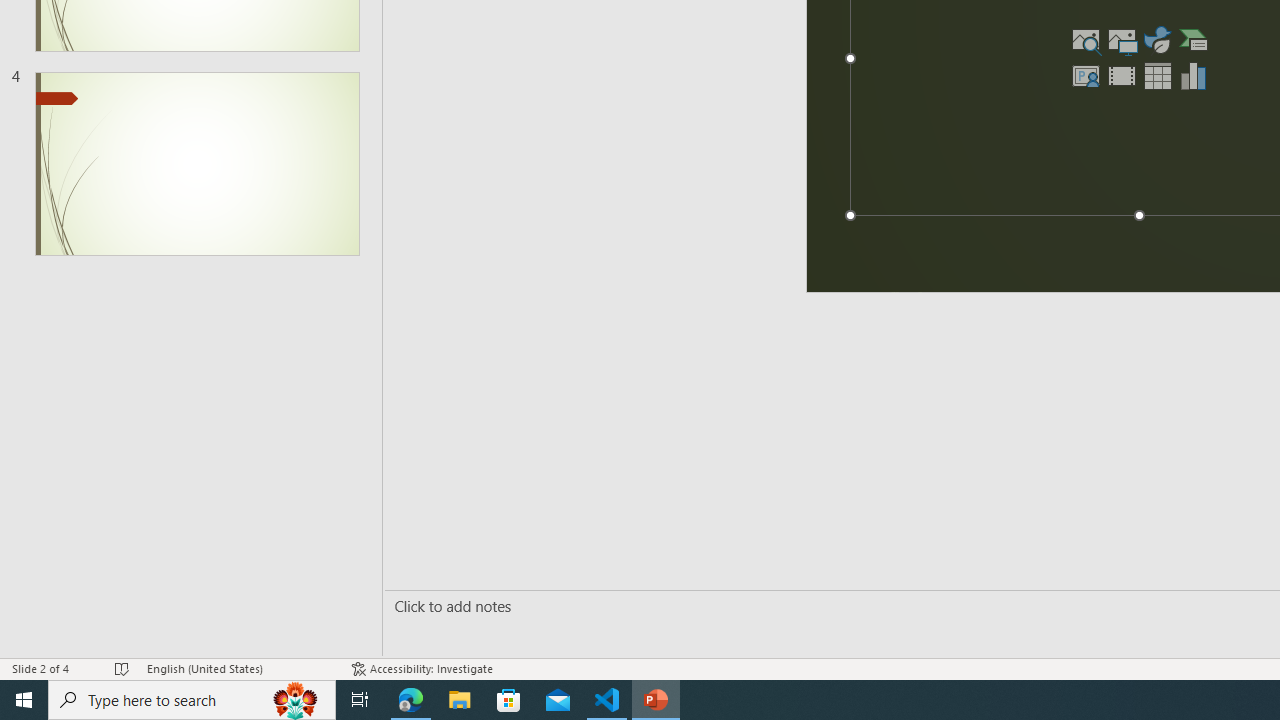 This screenshot has width=1280, height=720. Describe the element at coordinates (1121, 74) in the screenshot. I see `'Insert Video'` at that location.